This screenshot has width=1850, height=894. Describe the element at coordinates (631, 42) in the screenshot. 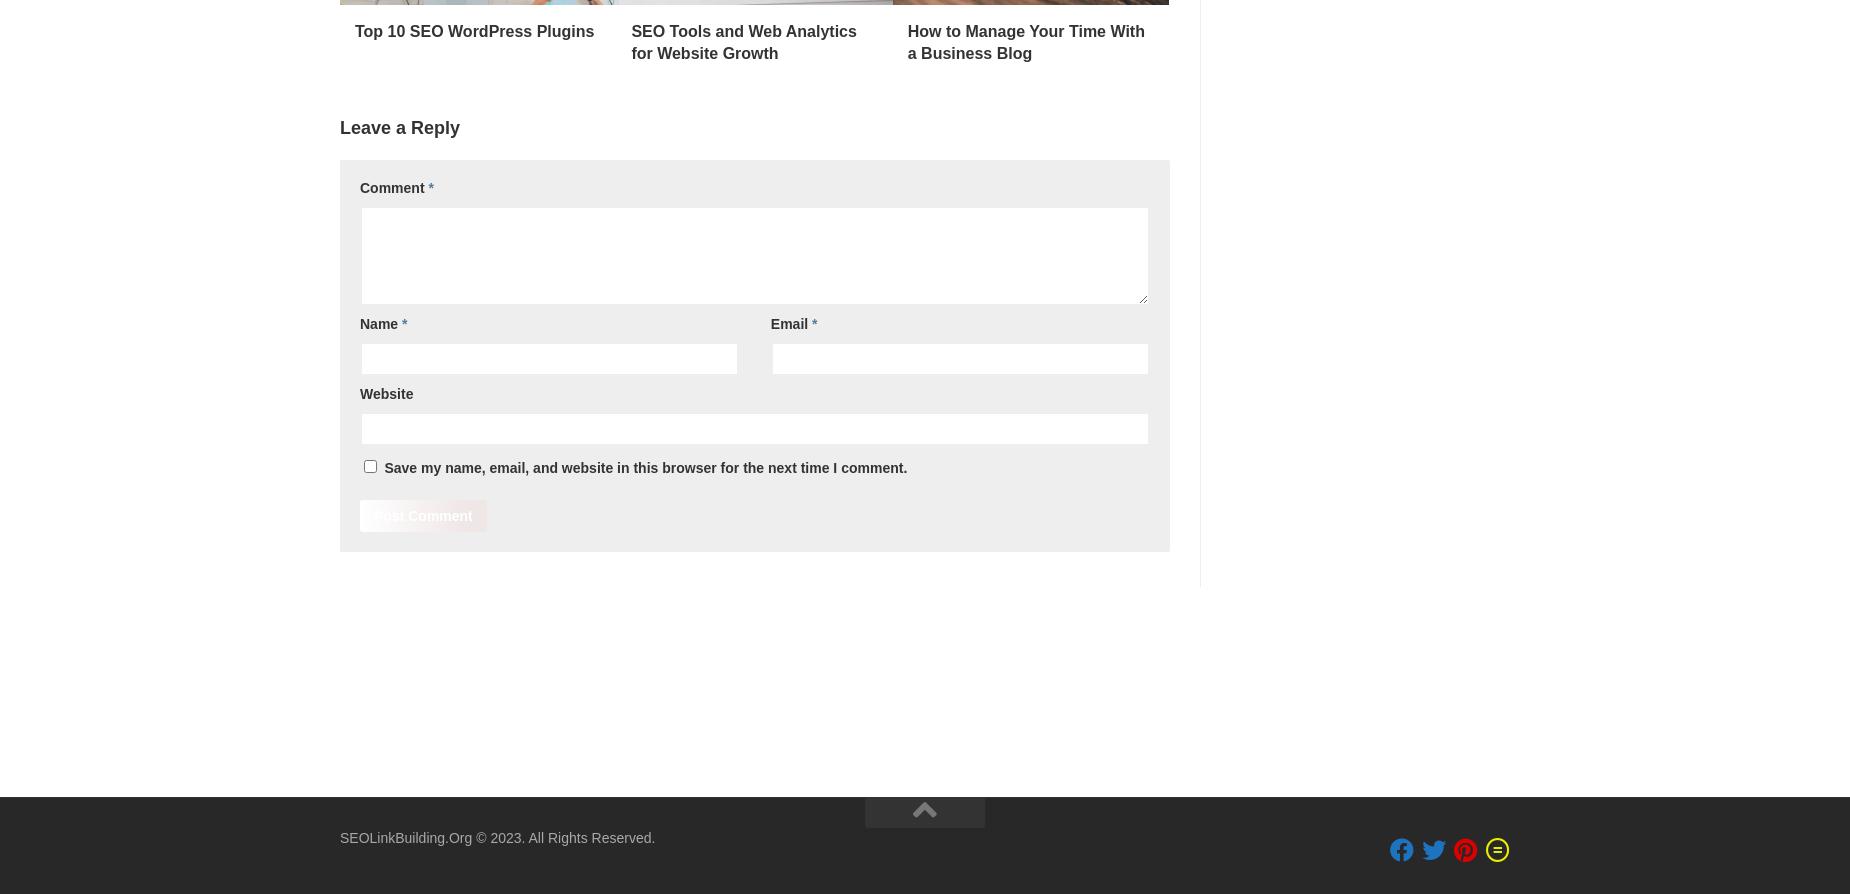

I see `'SEO Tools and Web Analytics for Website Growth'` at that location.